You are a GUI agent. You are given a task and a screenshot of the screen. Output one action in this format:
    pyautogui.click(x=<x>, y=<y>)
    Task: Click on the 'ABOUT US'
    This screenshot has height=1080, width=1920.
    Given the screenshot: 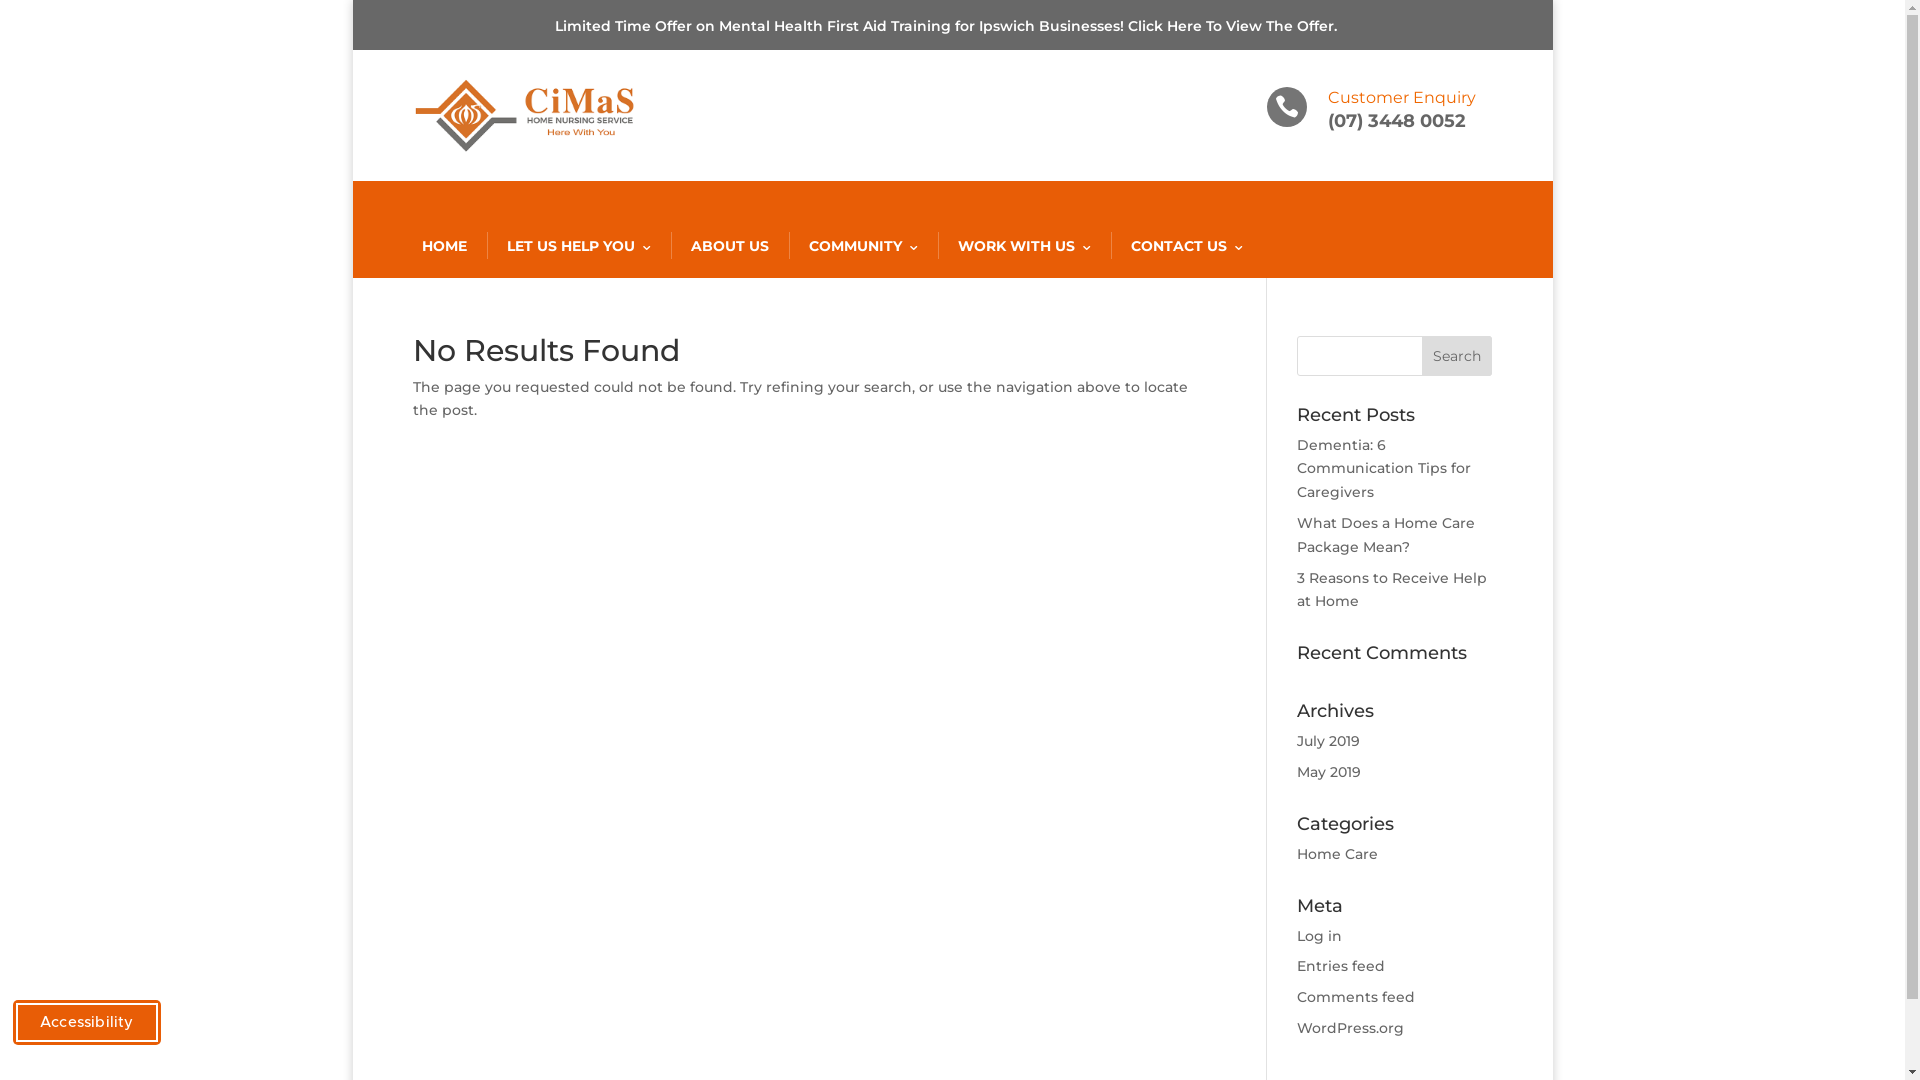 What is the action you would take?
    pyautogui.click(x=728, y=245)
    